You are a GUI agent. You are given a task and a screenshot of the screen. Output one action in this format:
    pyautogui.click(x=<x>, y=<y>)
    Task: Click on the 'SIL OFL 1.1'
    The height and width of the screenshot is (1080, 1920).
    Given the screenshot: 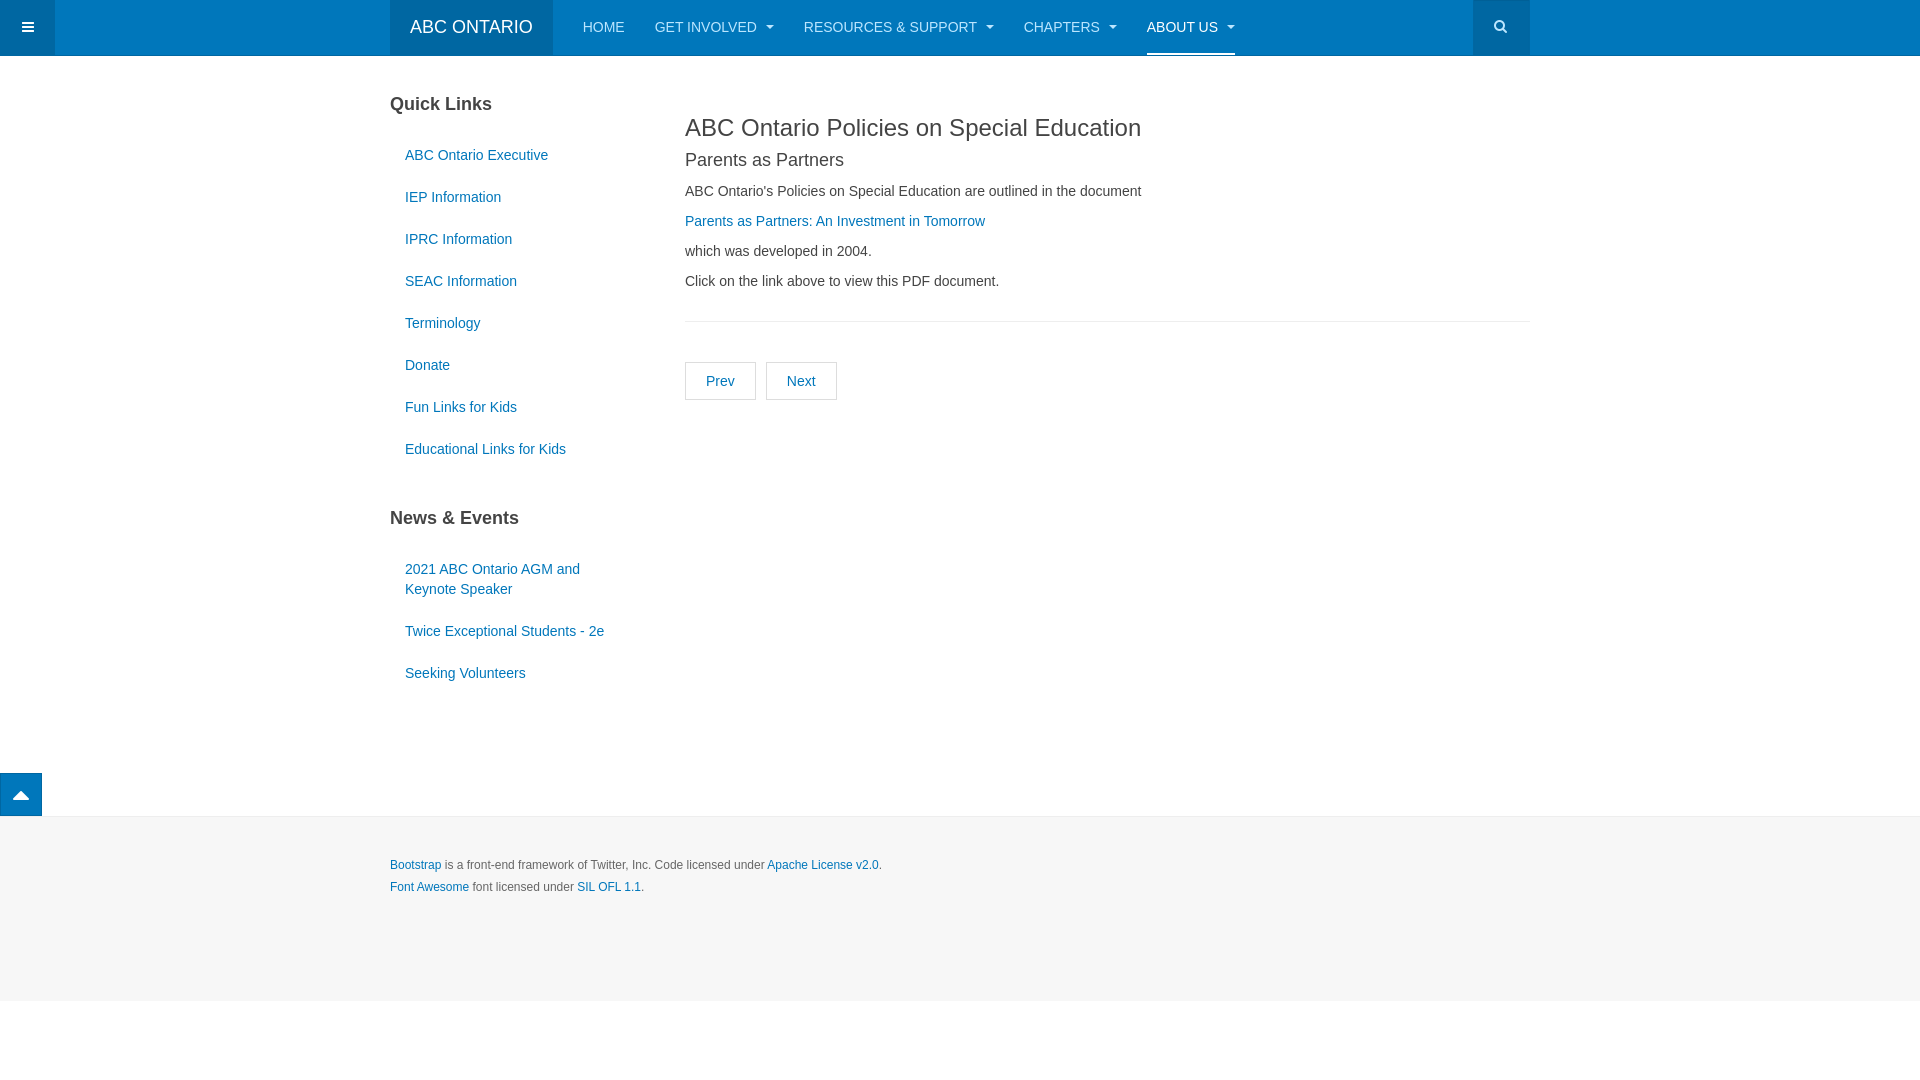 What is the action you would take?
    pyautogui.click(x=608, y=886)
    